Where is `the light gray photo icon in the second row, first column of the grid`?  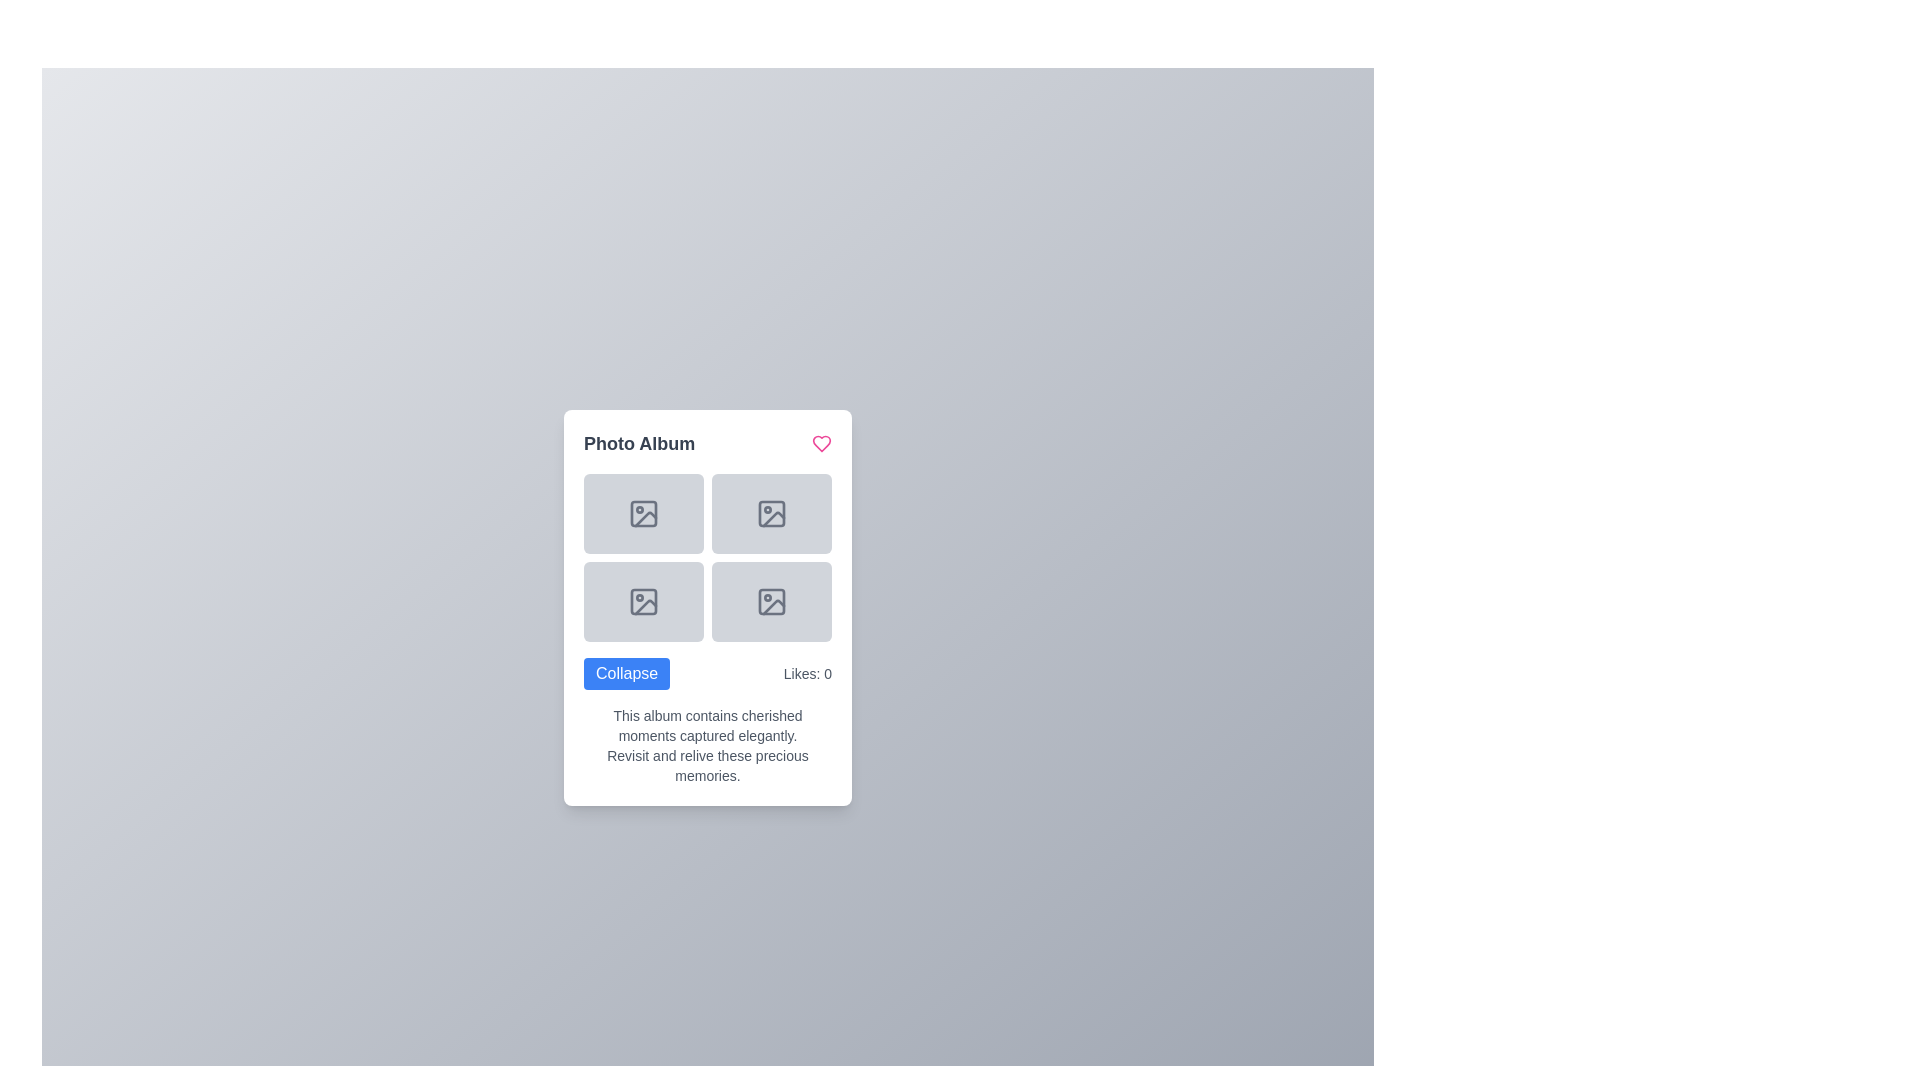
the light gray photo icon in the second row, first column of the grid is located at coordinates (643, 600).